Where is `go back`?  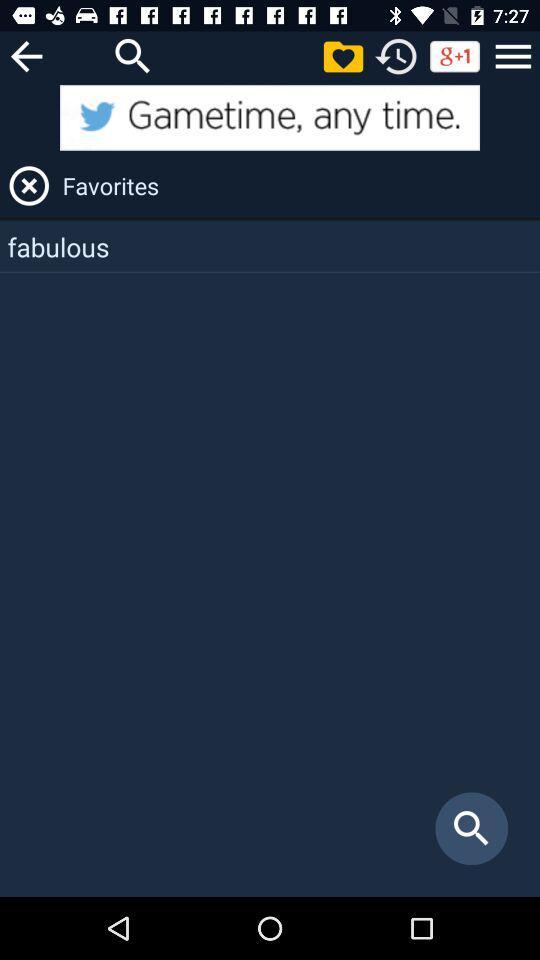
go back is located at coordinates (25, 55).